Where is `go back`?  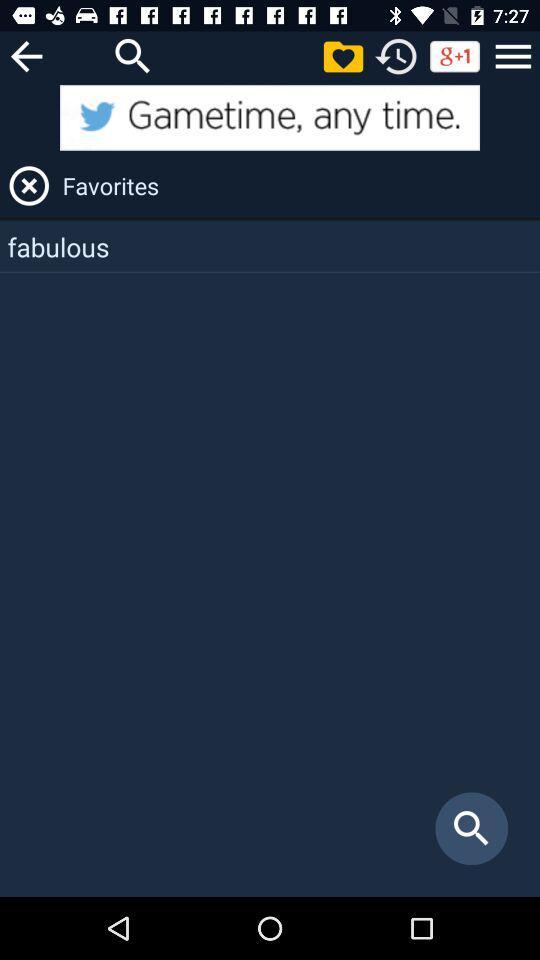
go back is located at coordinates (25, 55).